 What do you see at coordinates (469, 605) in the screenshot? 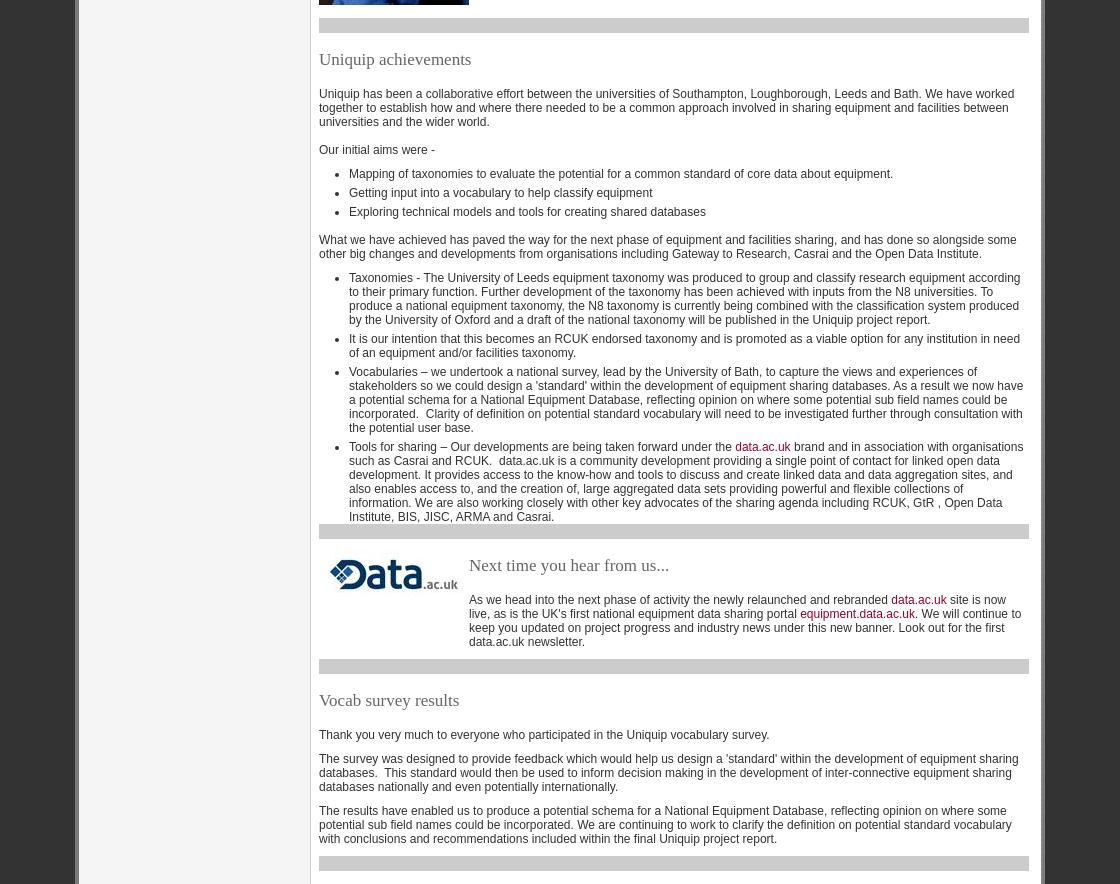
I see `'site is now live, as is the UK's first national equipment data sharing portal'` at bounding box center [469, 605].